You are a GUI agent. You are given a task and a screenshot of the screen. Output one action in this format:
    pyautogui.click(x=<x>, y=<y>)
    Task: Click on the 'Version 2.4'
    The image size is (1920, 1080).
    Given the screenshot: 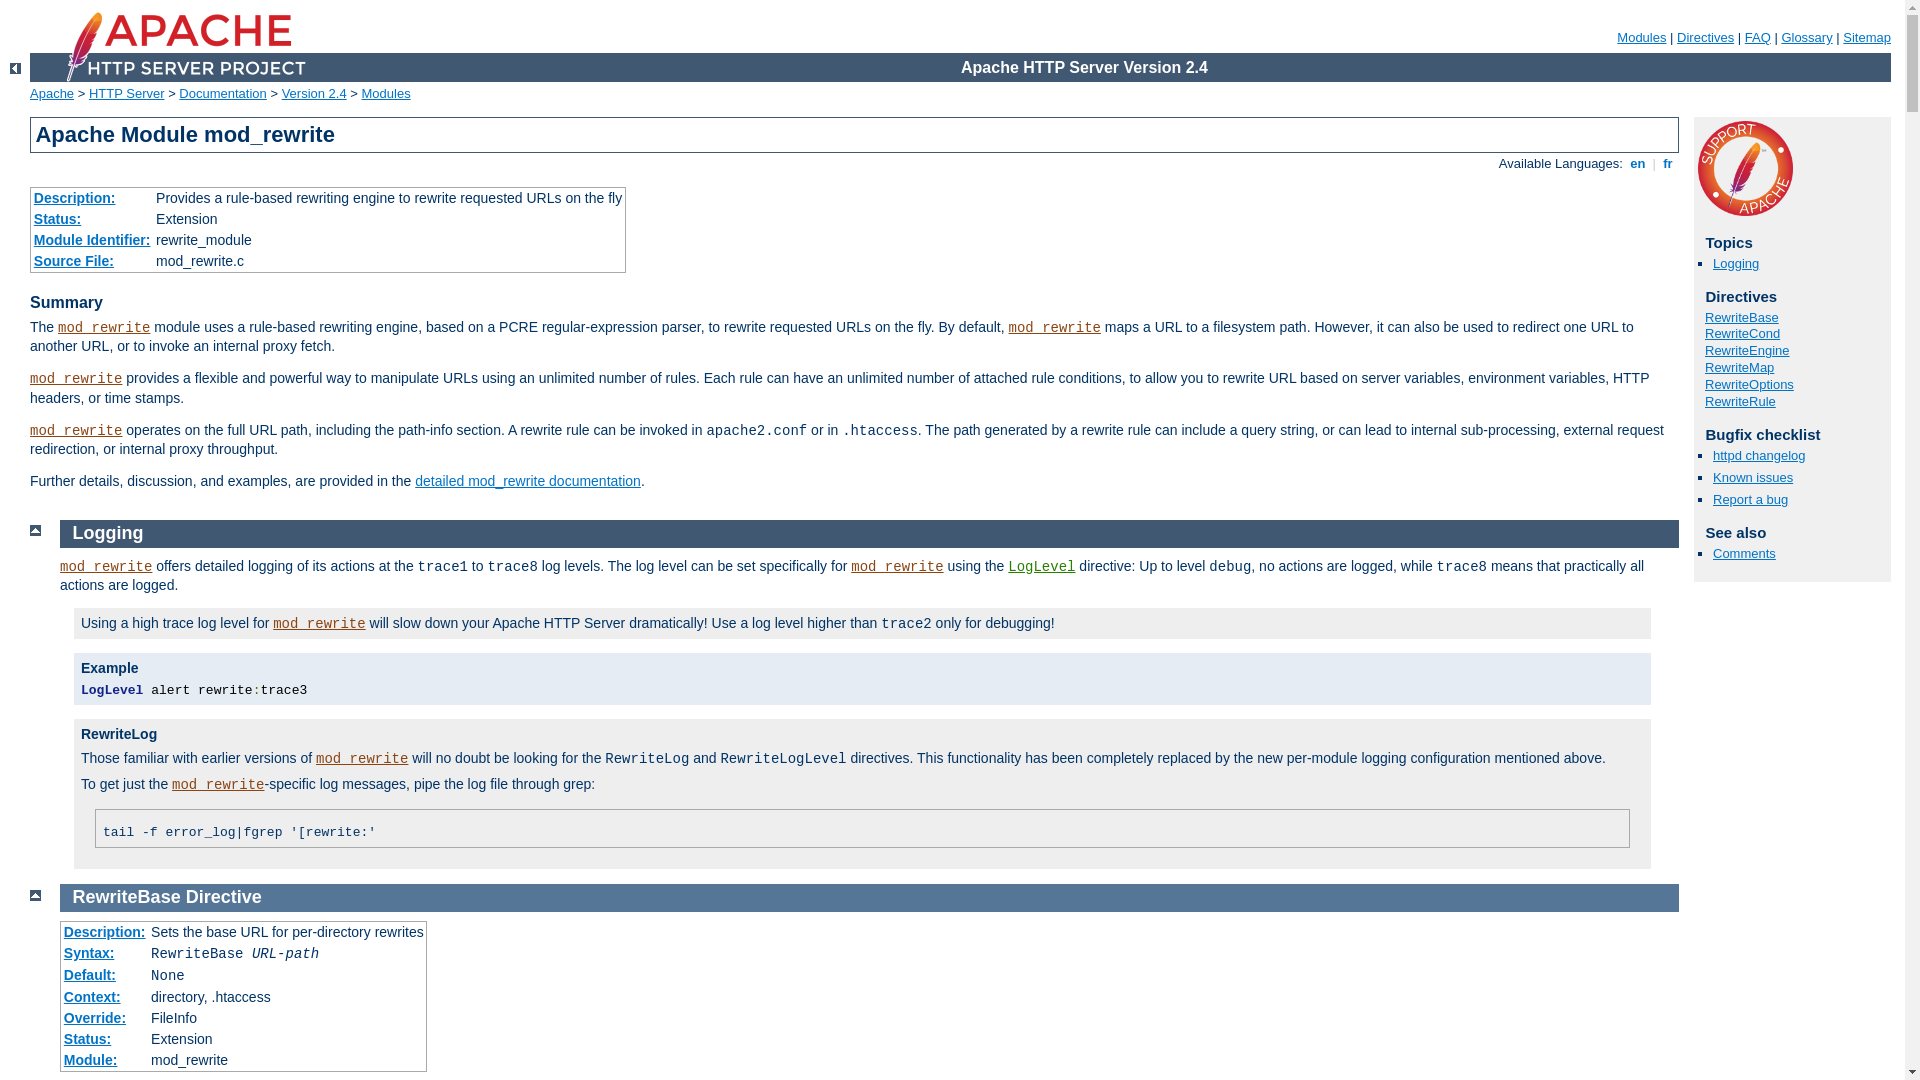 What is the action you would take?
    pyautogui.click(x=313, y=93)
    